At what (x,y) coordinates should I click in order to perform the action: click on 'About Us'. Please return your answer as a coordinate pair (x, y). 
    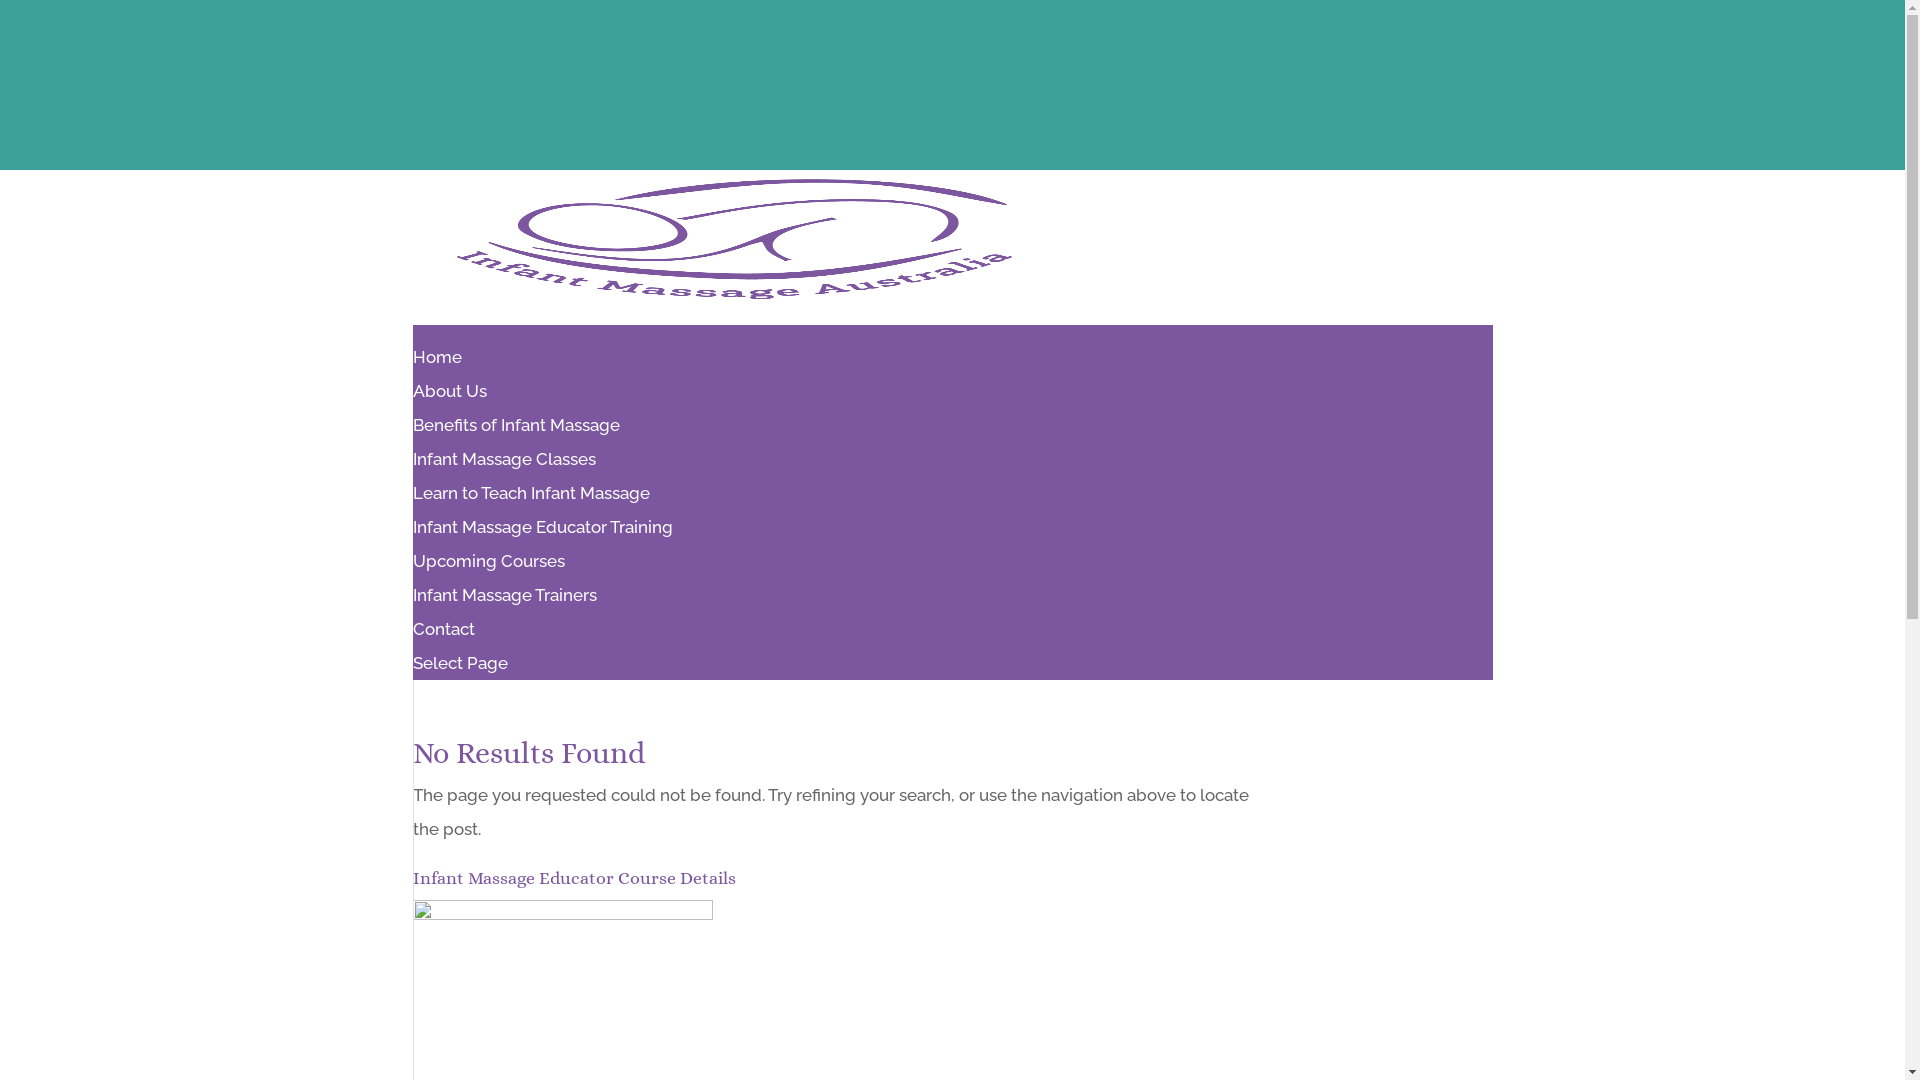
    Looking at the image, I should click on (411, 401).